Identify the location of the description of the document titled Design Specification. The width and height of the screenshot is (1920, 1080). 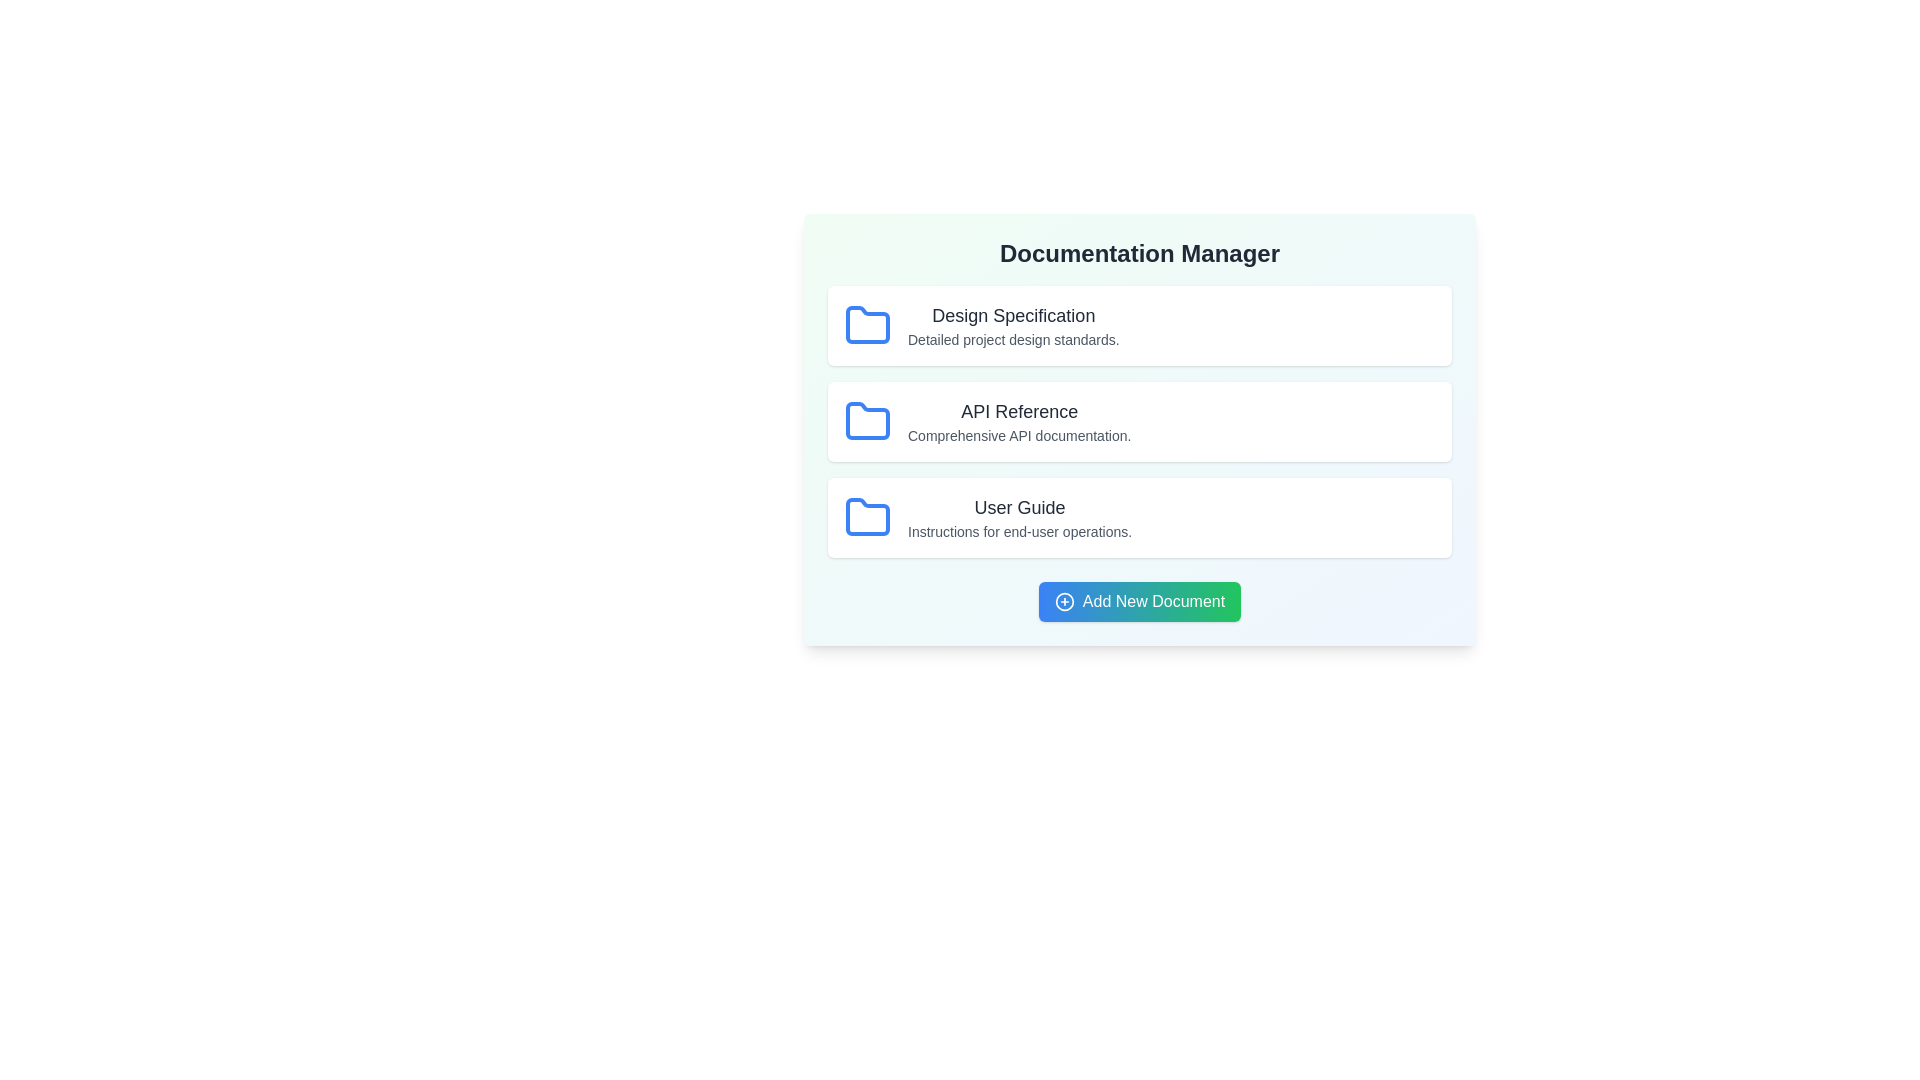
(1013, 338).